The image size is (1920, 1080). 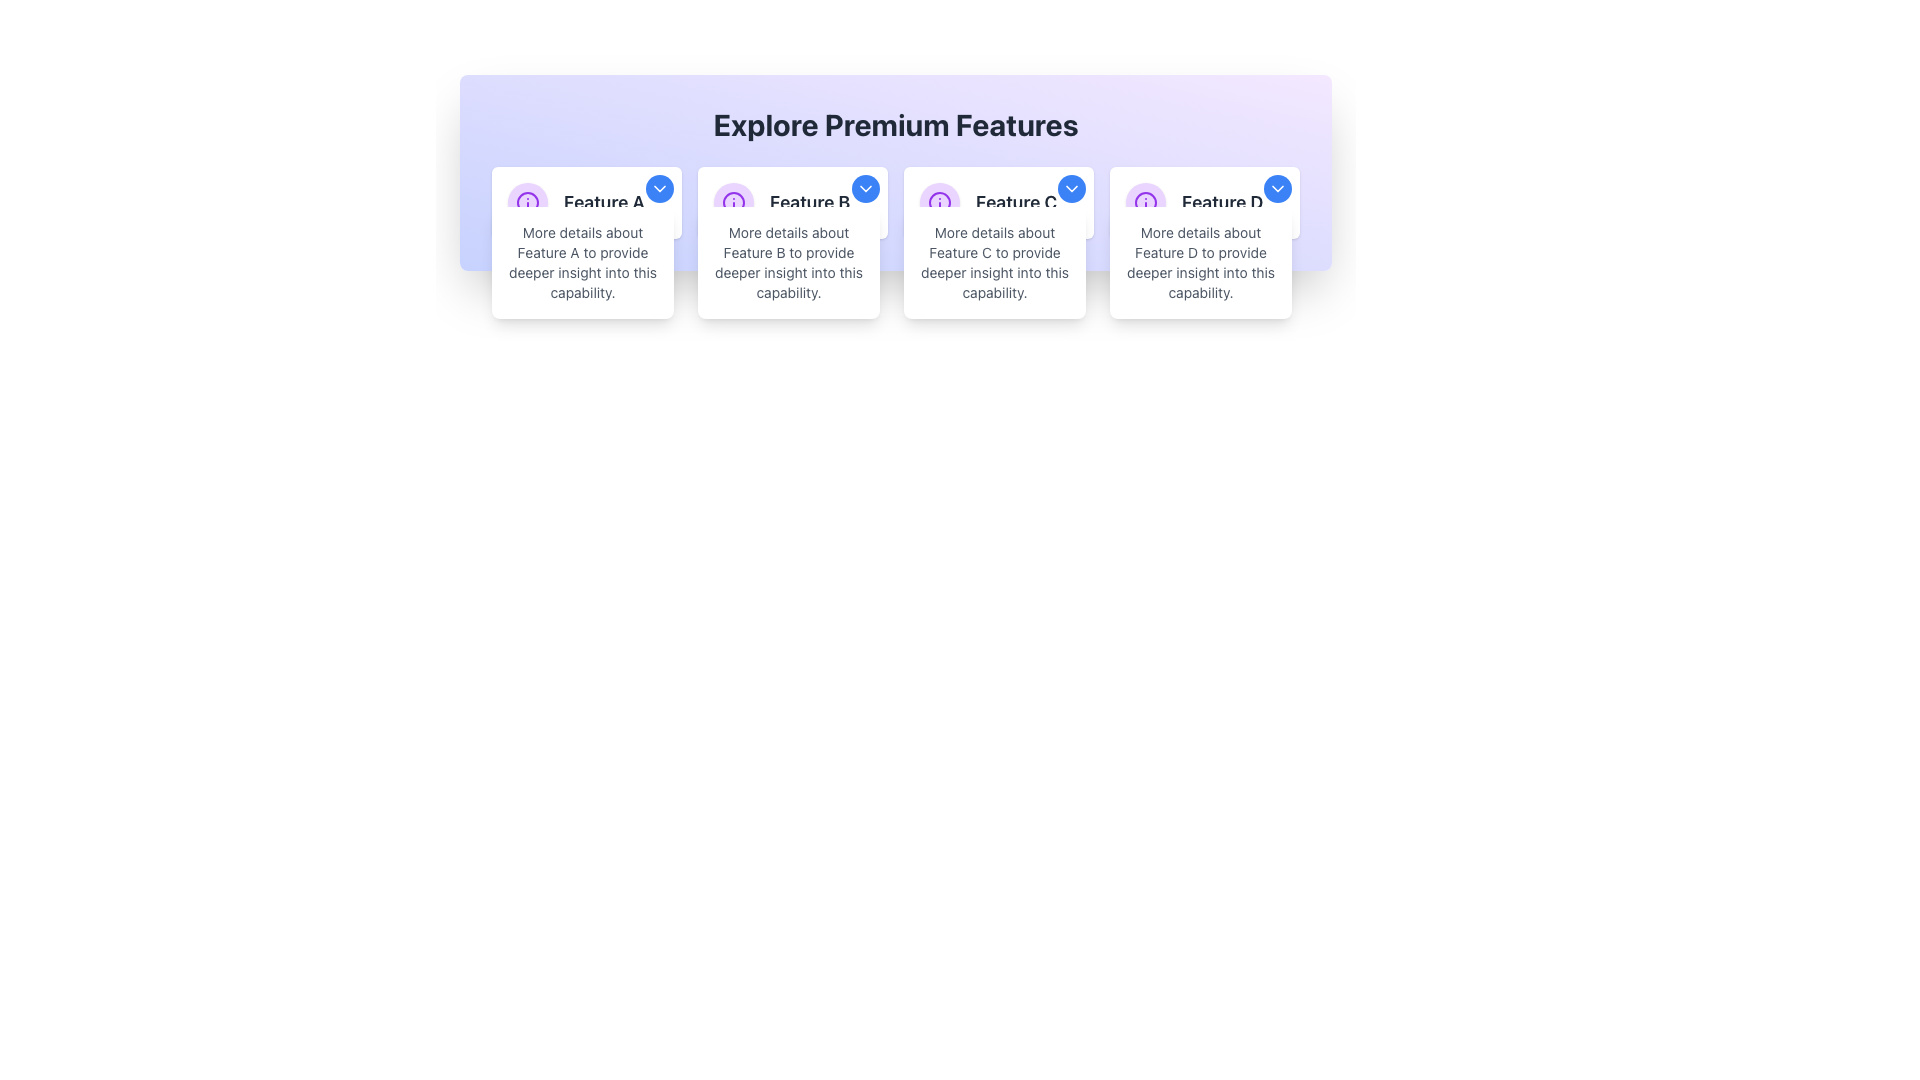 I want to click on the downward-pointing chevron icon within the blue circular button at the top right corner of the card labeled Feature A in the Explore Premium Features section, so click(x=660, y=189).